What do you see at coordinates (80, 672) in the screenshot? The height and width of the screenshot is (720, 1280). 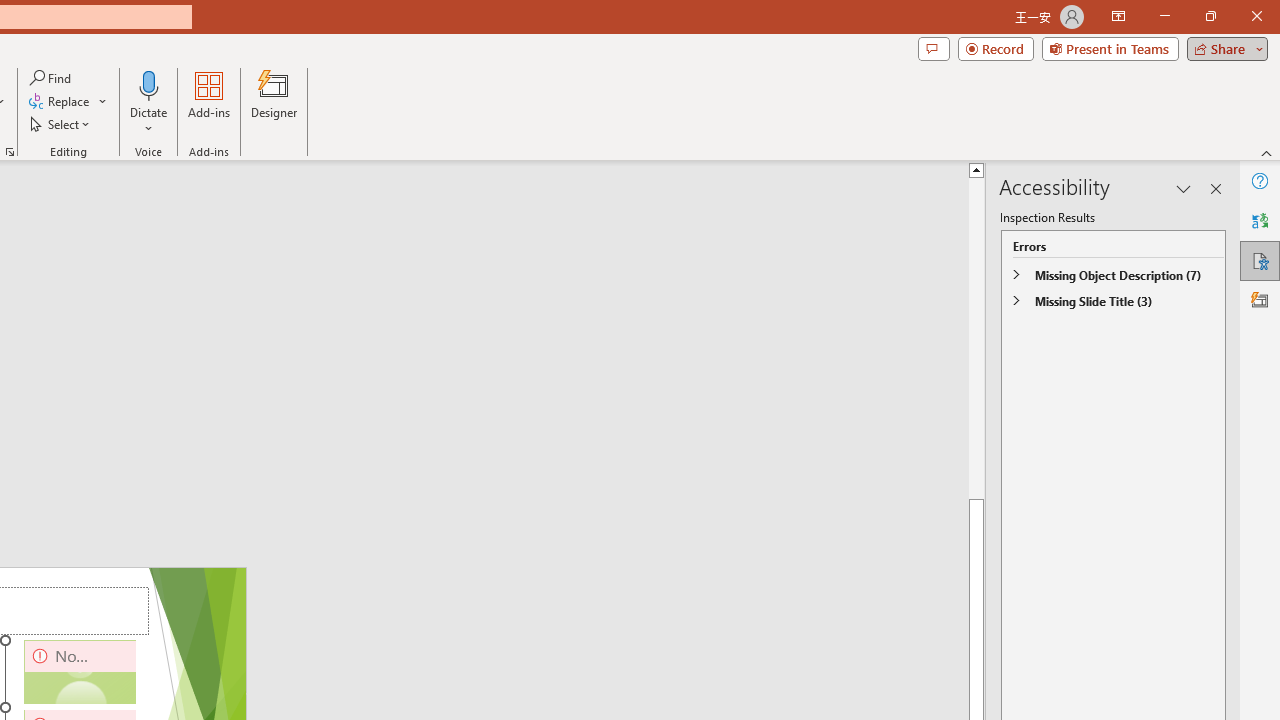 I see `'Camera 5, No camera detected.'` at bounding box center [80, 672].